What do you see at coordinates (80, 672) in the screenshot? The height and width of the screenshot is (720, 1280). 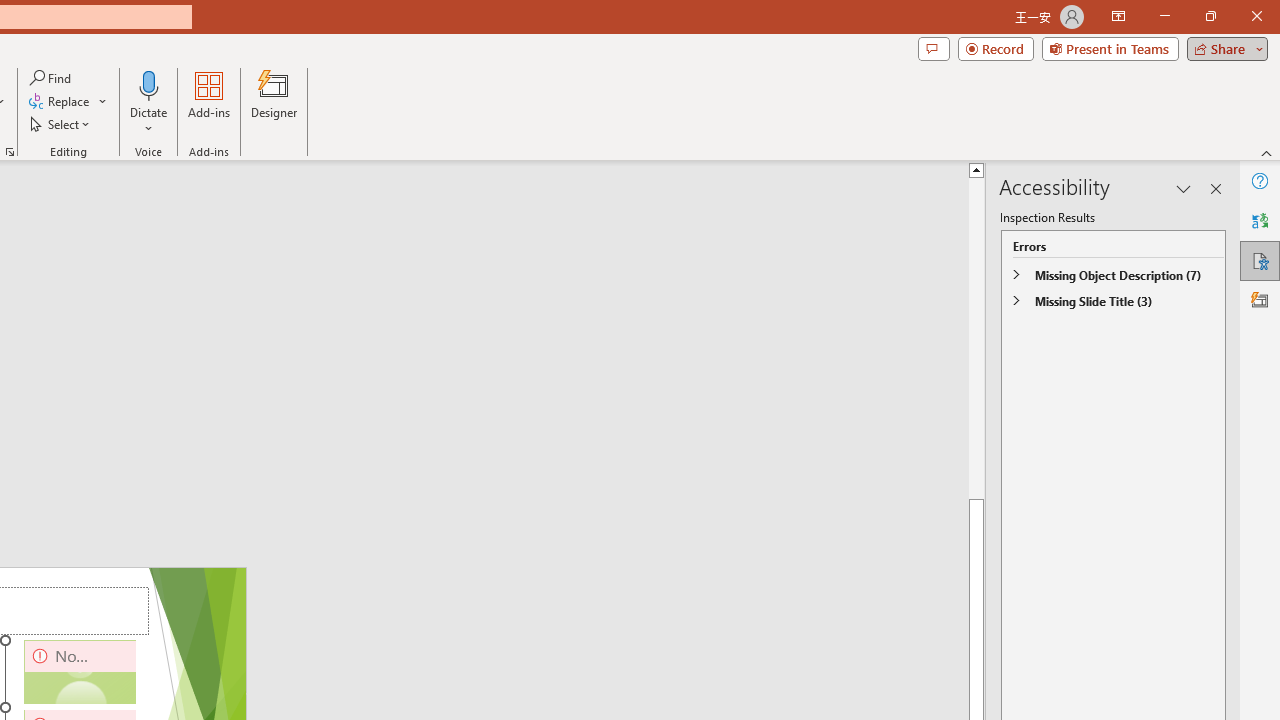 I see `'Camera 5, No camera detected.'` at bounding box center [80, 672].